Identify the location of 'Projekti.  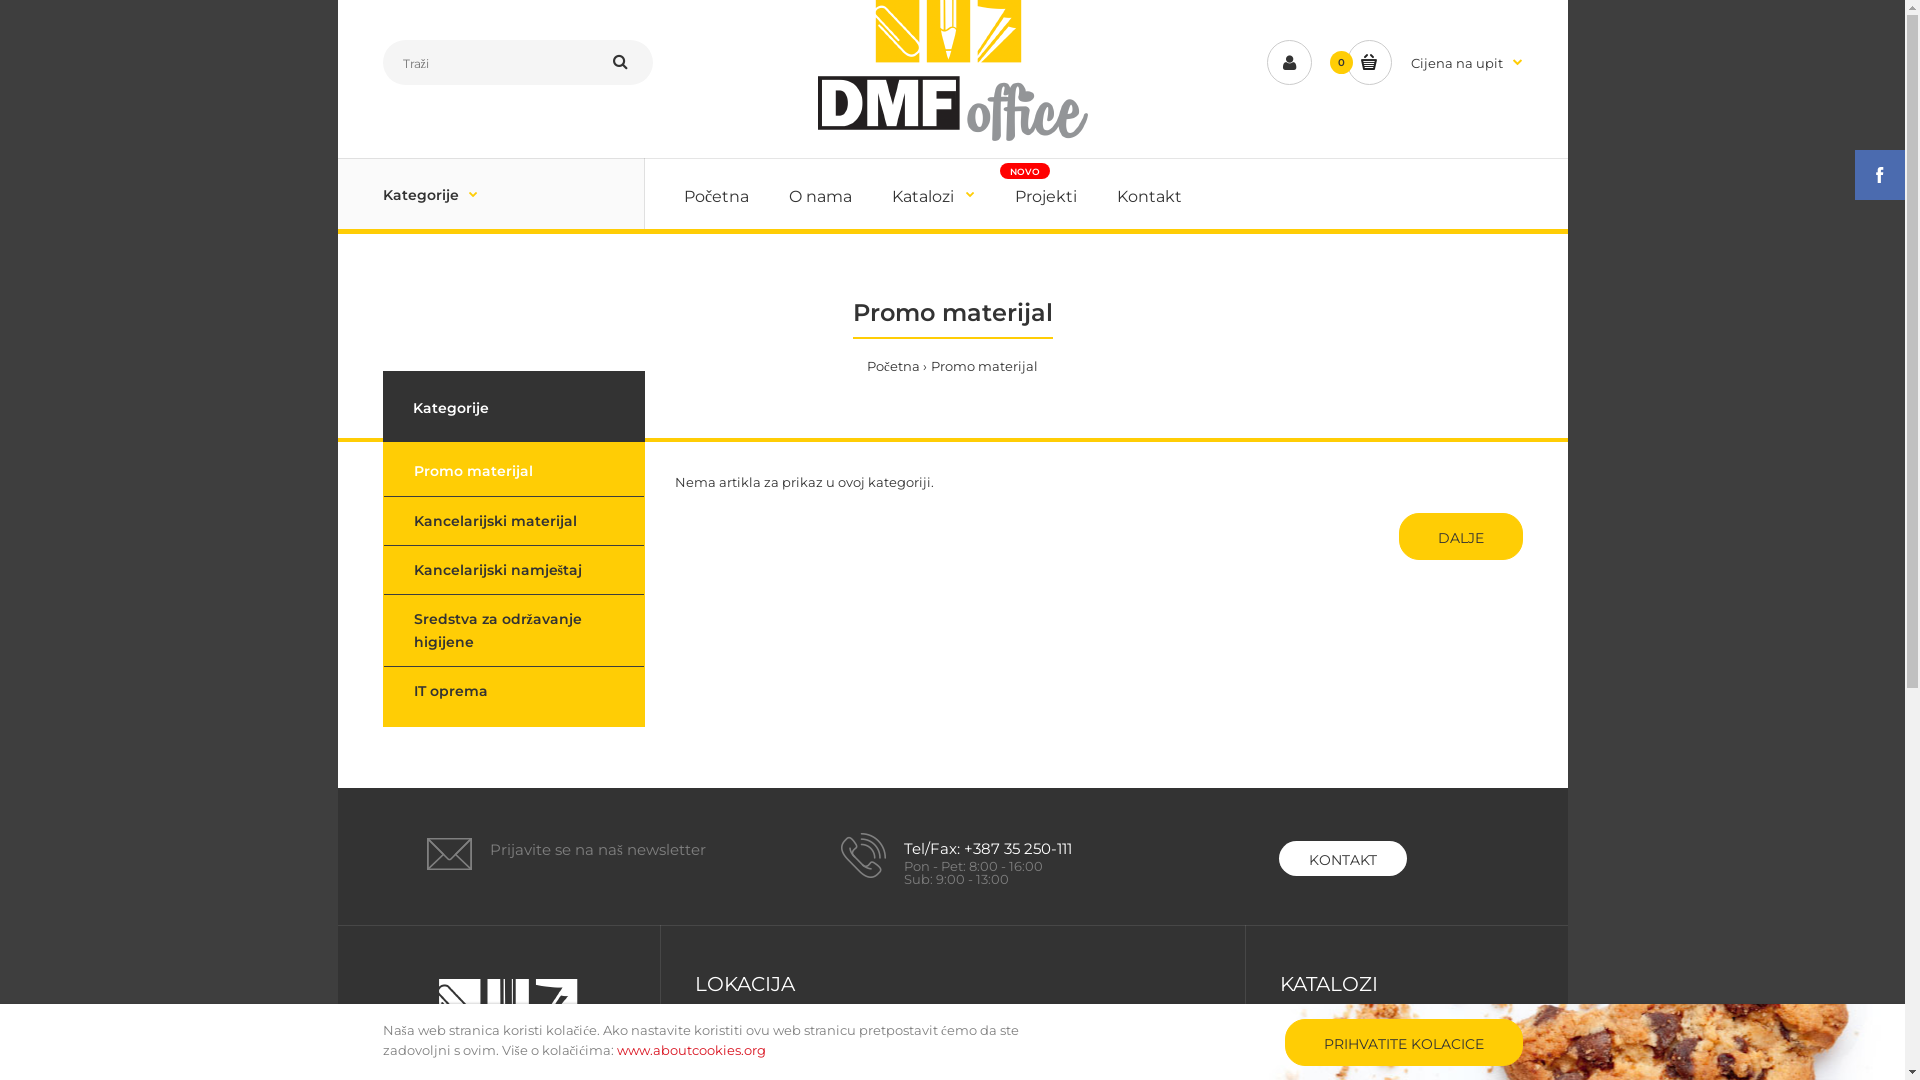
(1012, 193).